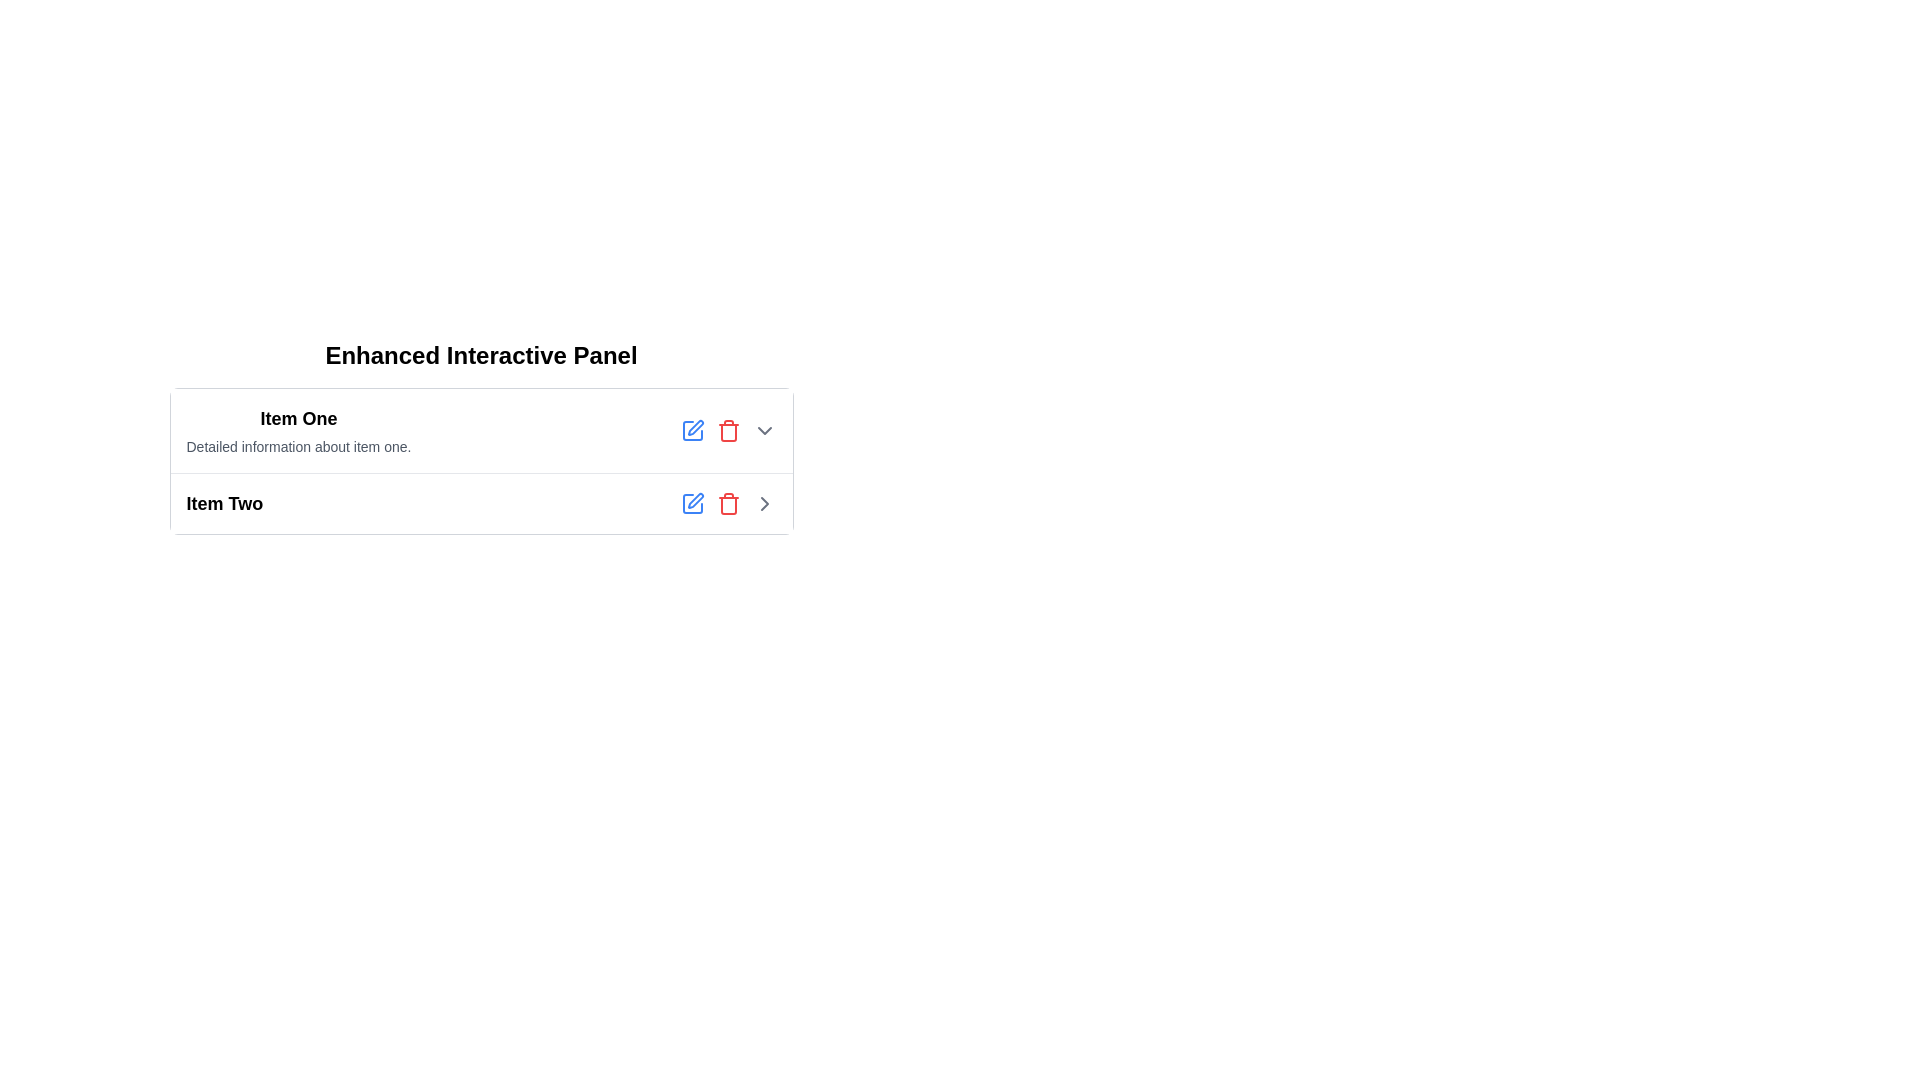  What do you see at coordinates (692, 430) in the screenshot?
I see `the icon button, which is a square with a rounded blue outline and a pen graphic inside, located to the right of the 'Item Two' label in the second row of the interactive panel` at bounding box center [692, 430].